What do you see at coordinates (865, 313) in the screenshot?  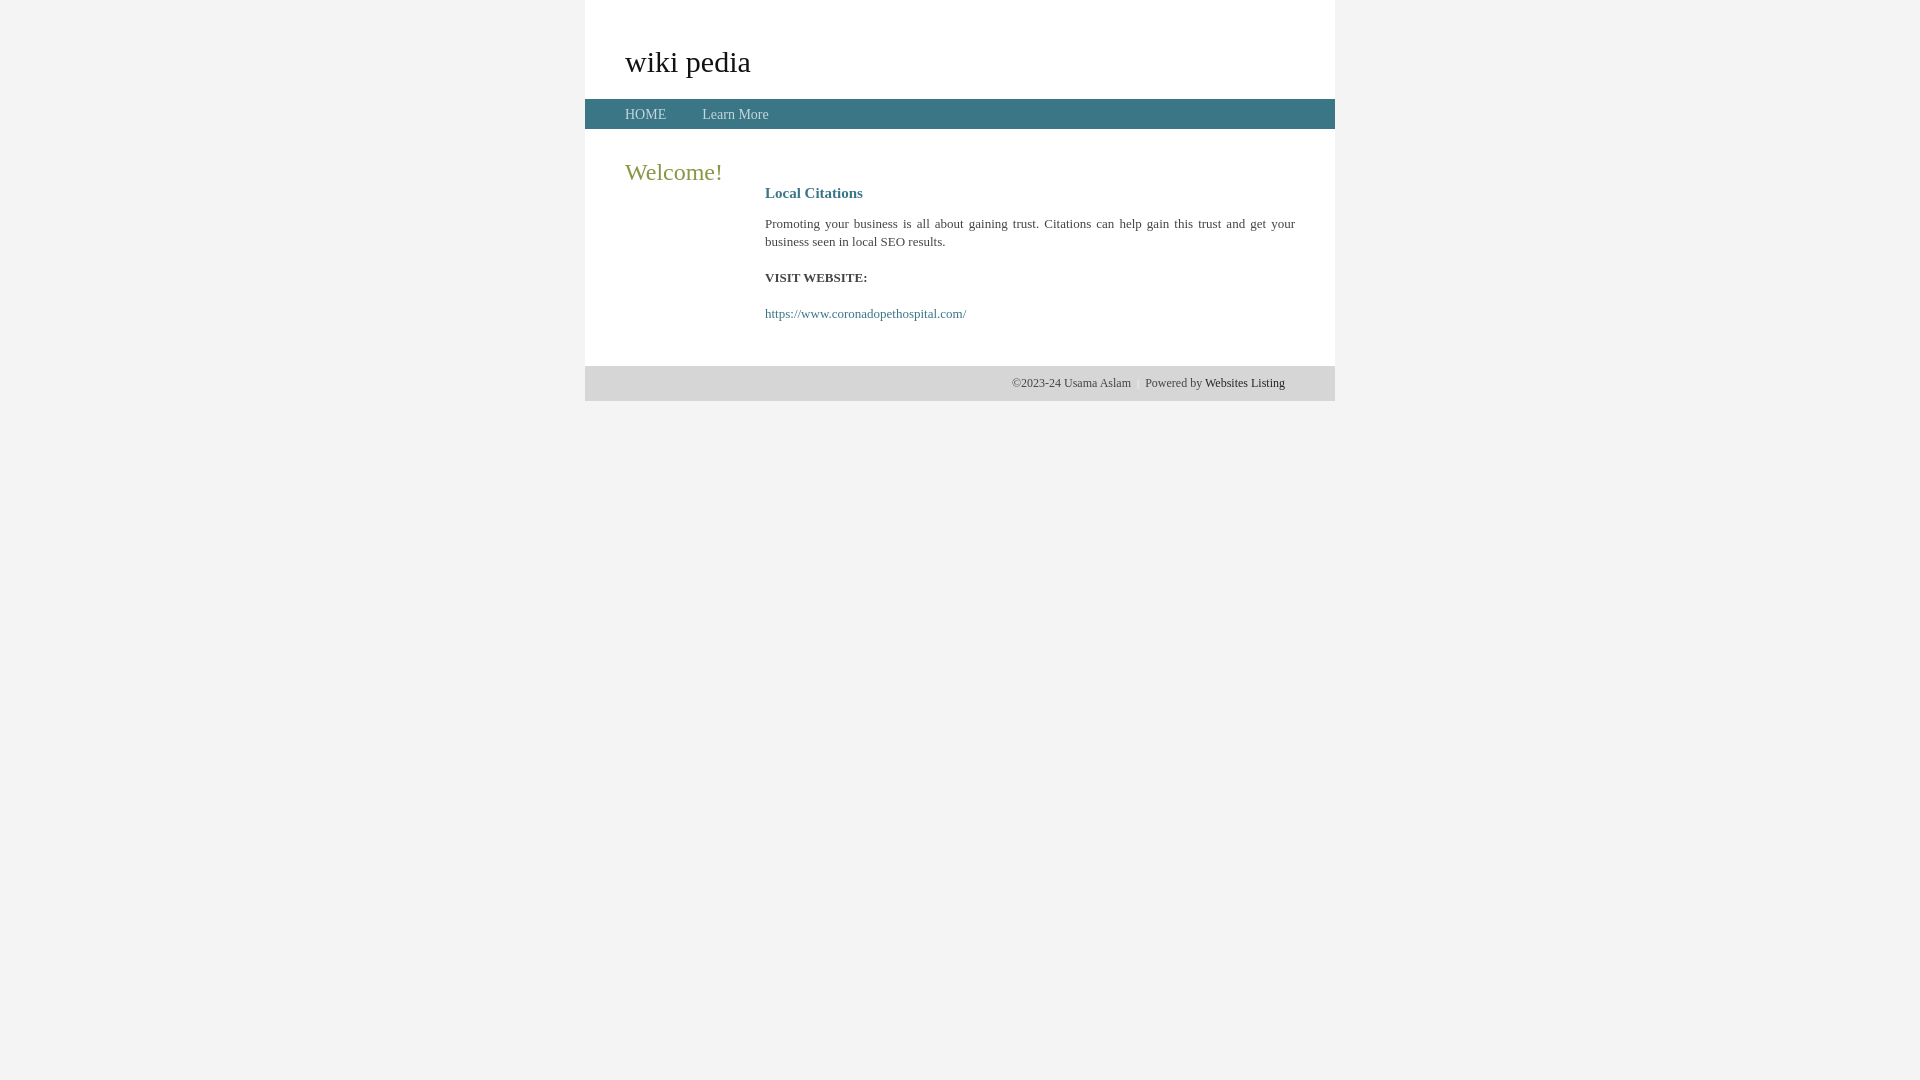 I see `'https://www.coronadopethospital.com/'` at bounding box center [865, 313].